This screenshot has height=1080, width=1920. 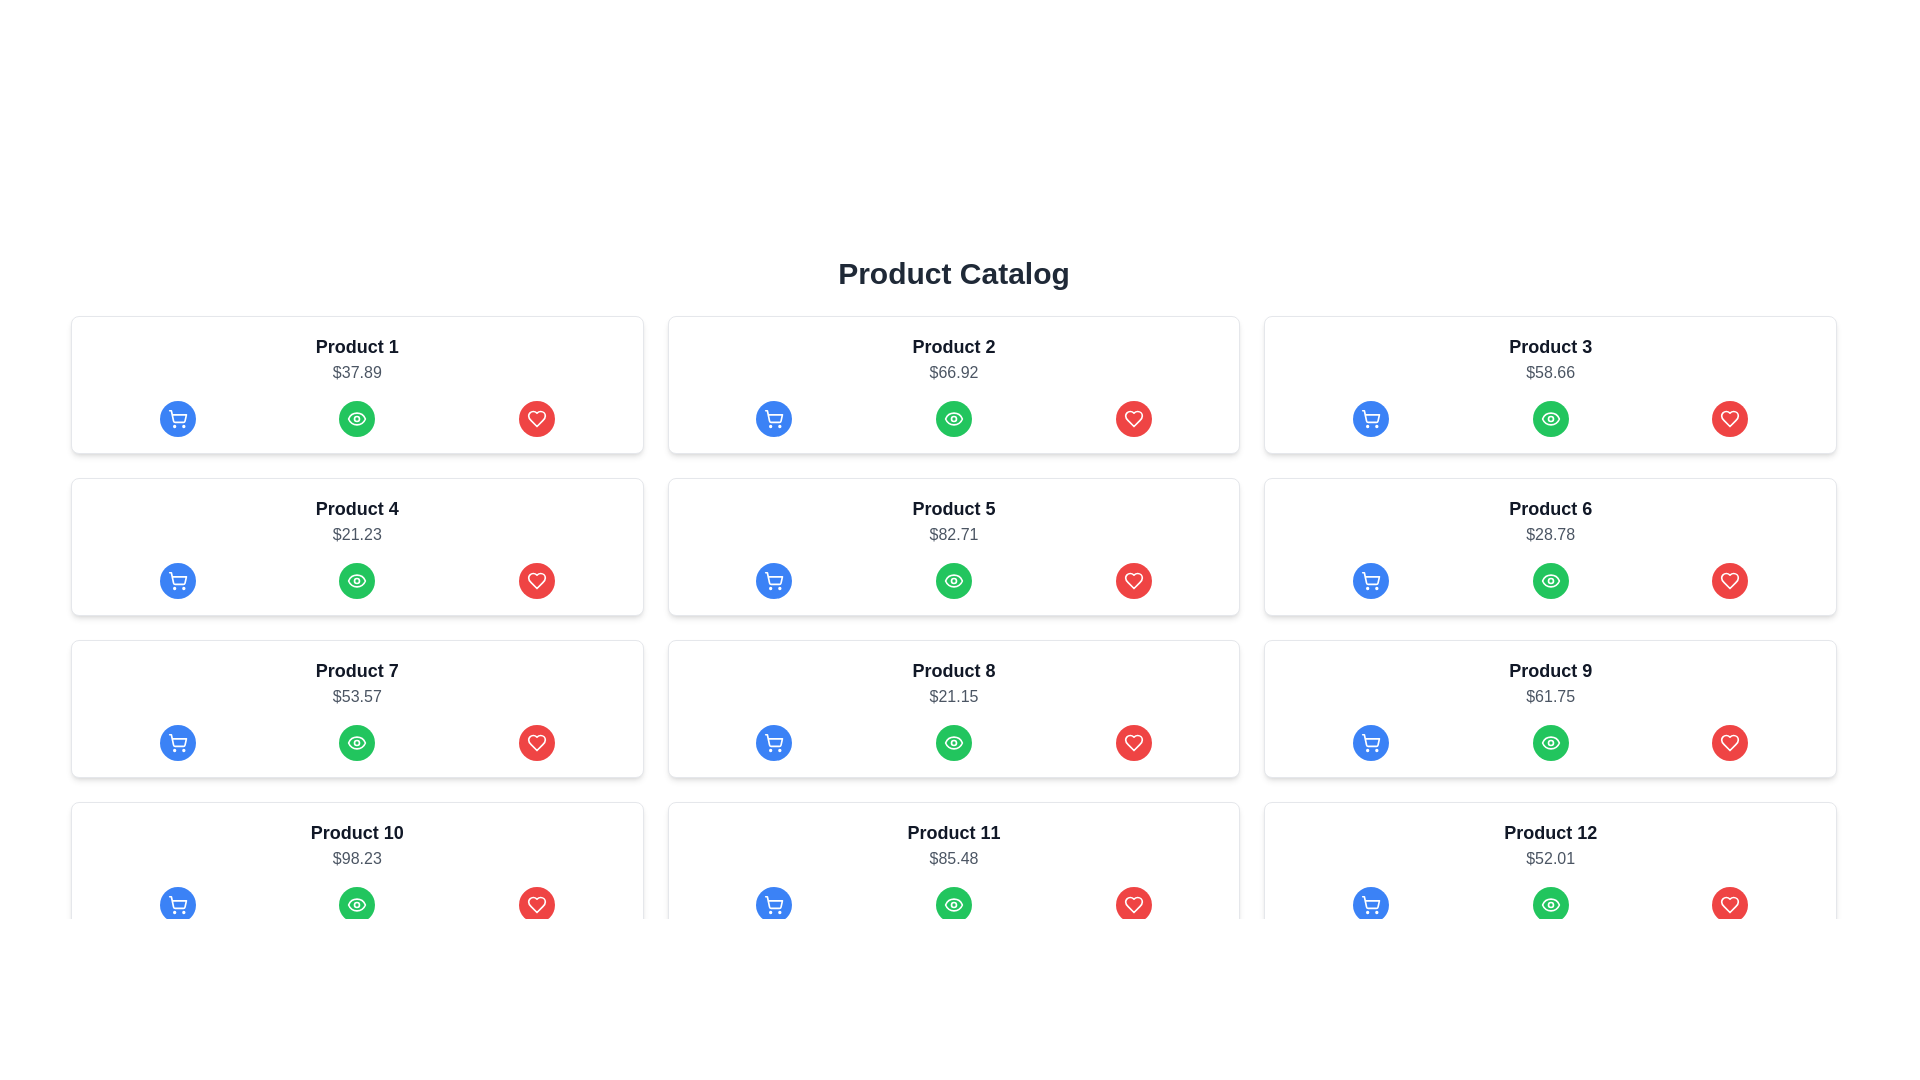 What do you see at coordinates (356, 870) in the screenshot?
I see `the buttons within the product card located in the fourth row and first column of the grid layout, which displays product name and price` at bounding box center [356, 870].